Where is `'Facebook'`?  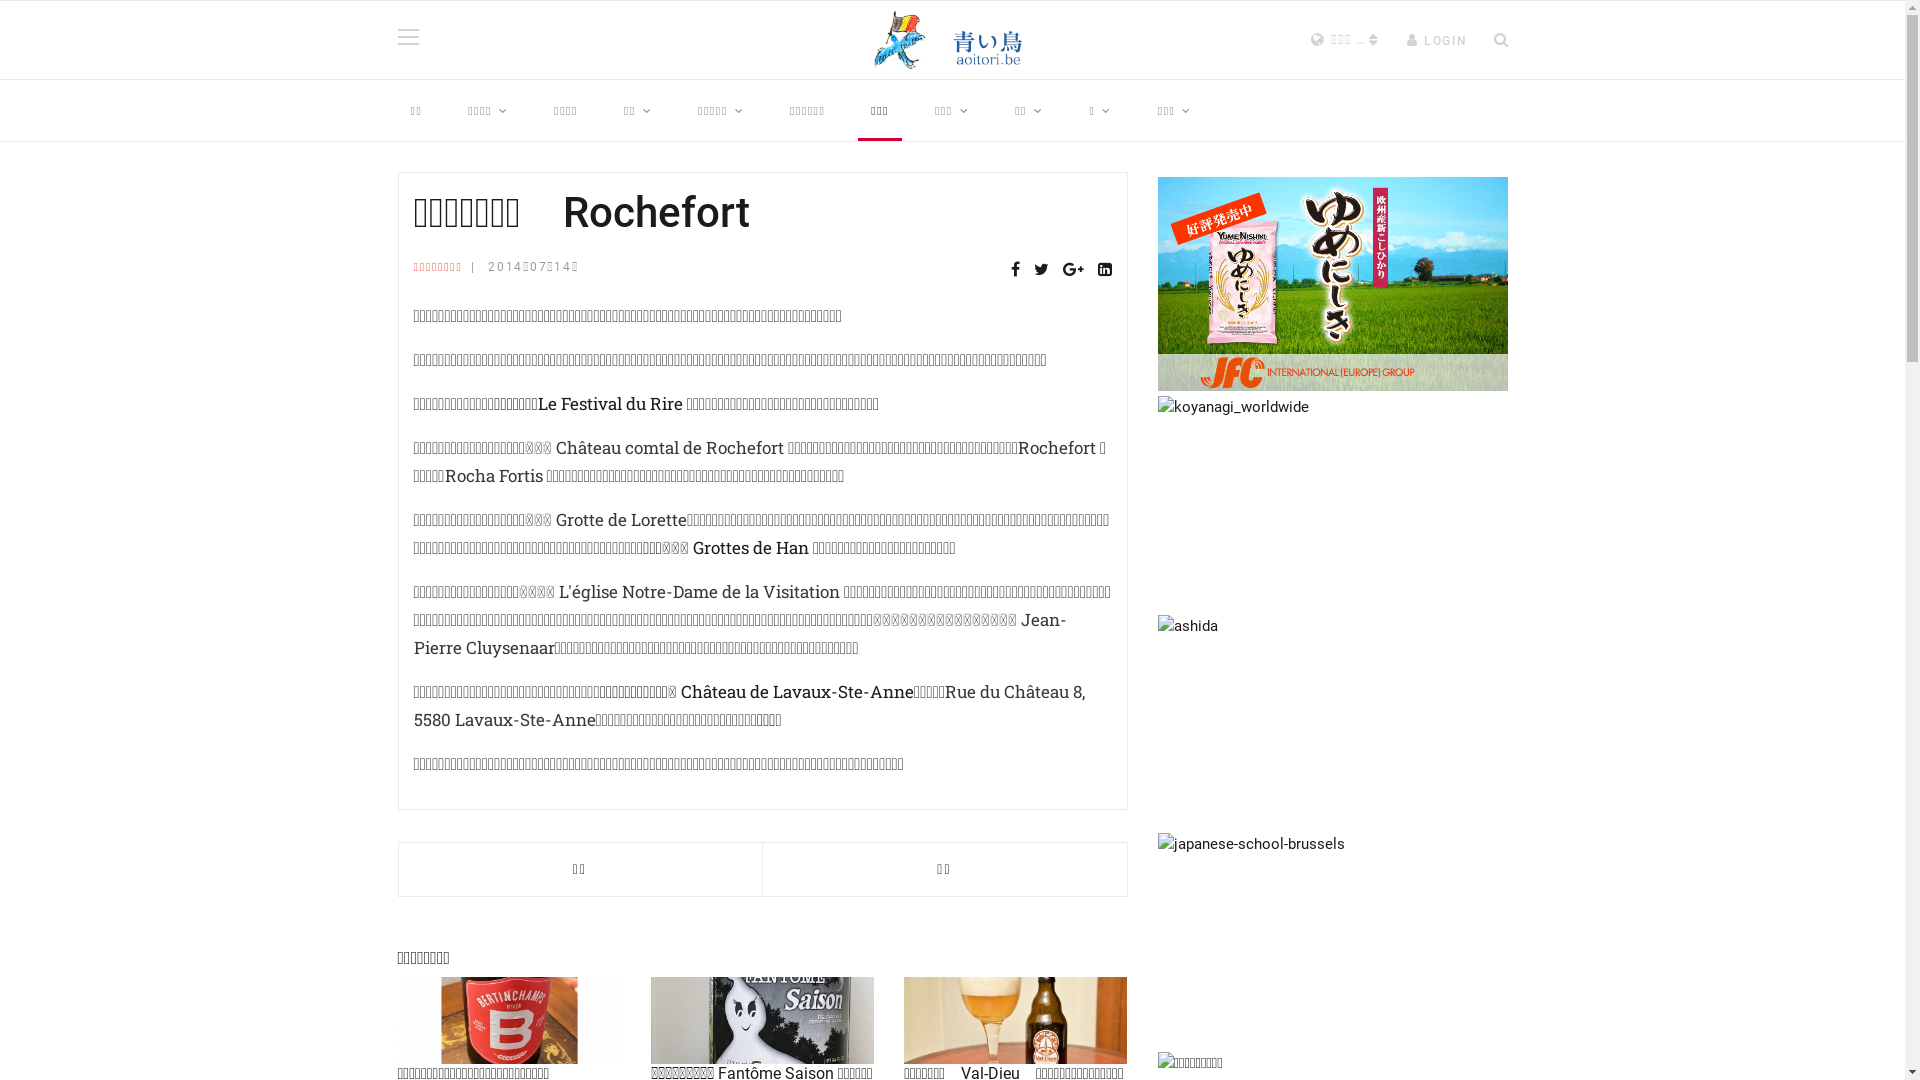
'Facebook' is located at coordinates (1014, 270).